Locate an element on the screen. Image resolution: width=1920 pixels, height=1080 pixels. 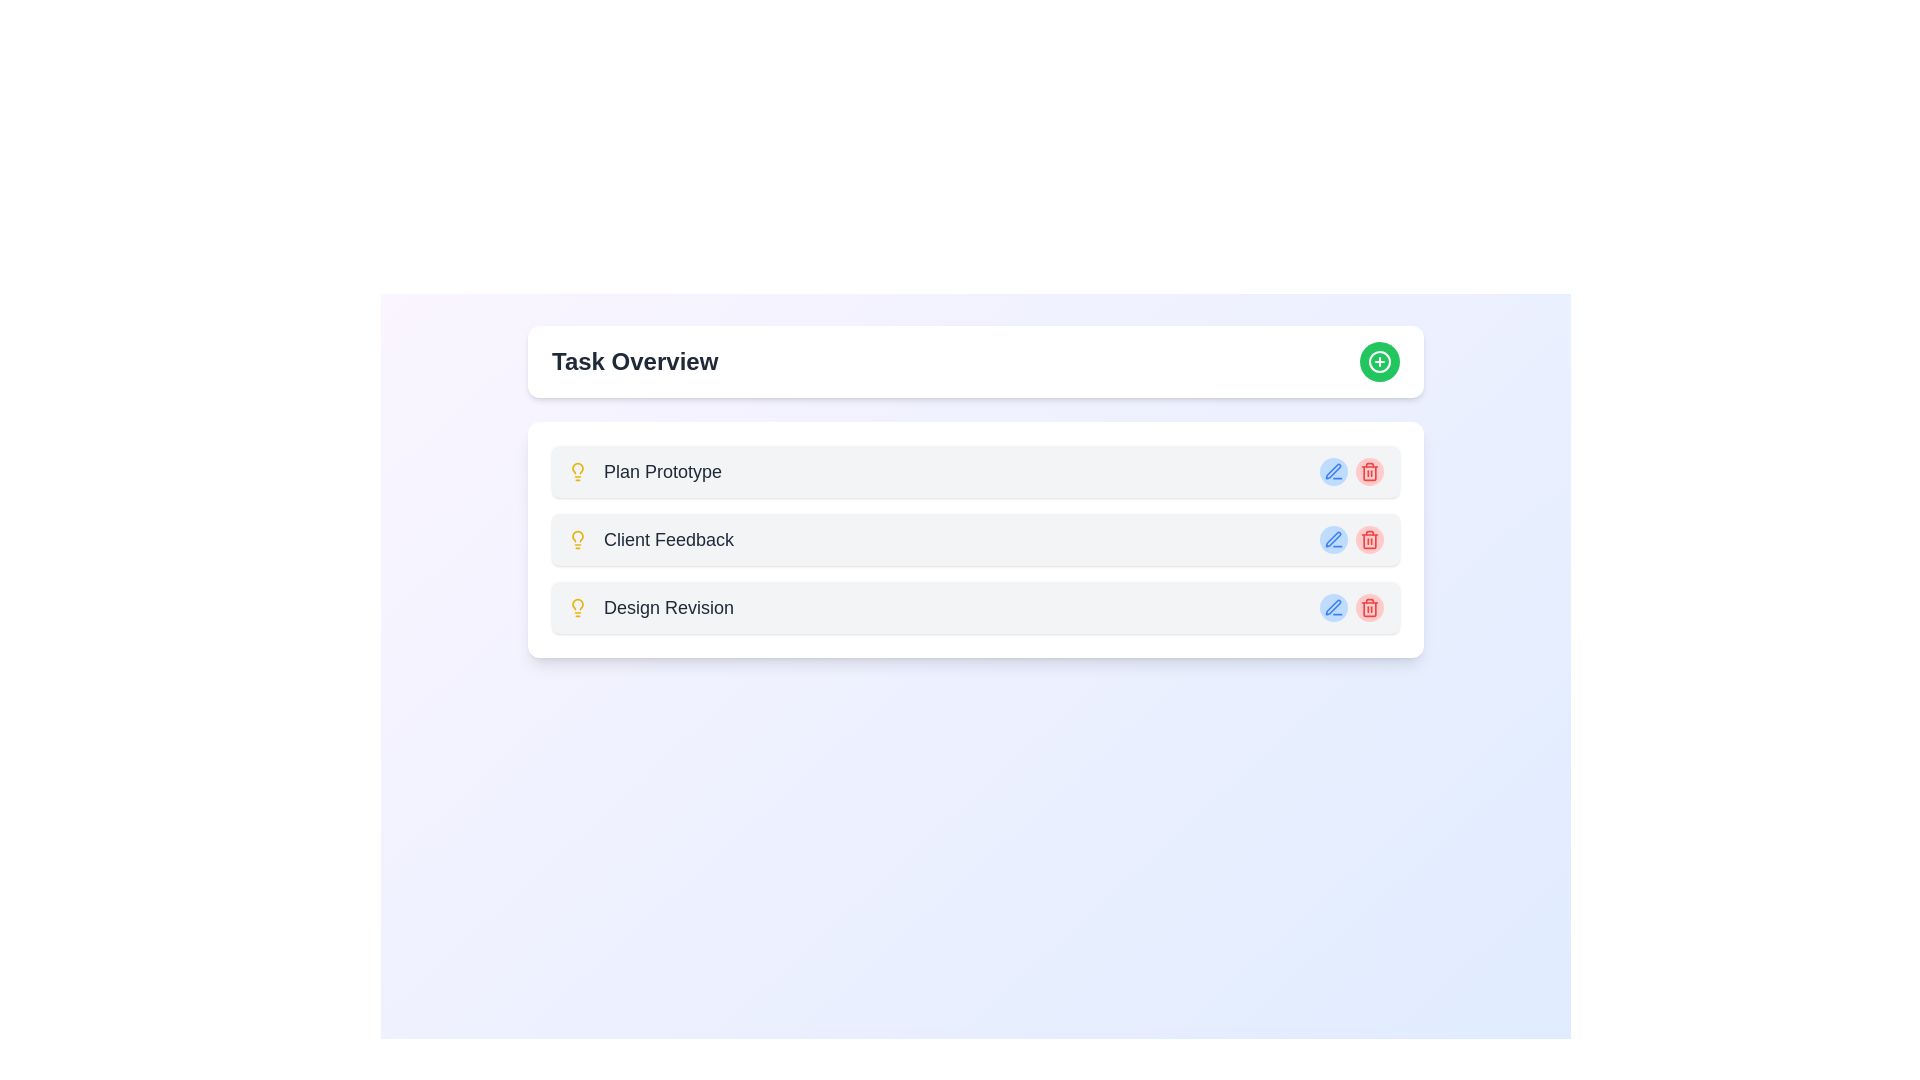
the blue icon in the Action panel for 'Design Revision' is located at coordinates (1352, 607).